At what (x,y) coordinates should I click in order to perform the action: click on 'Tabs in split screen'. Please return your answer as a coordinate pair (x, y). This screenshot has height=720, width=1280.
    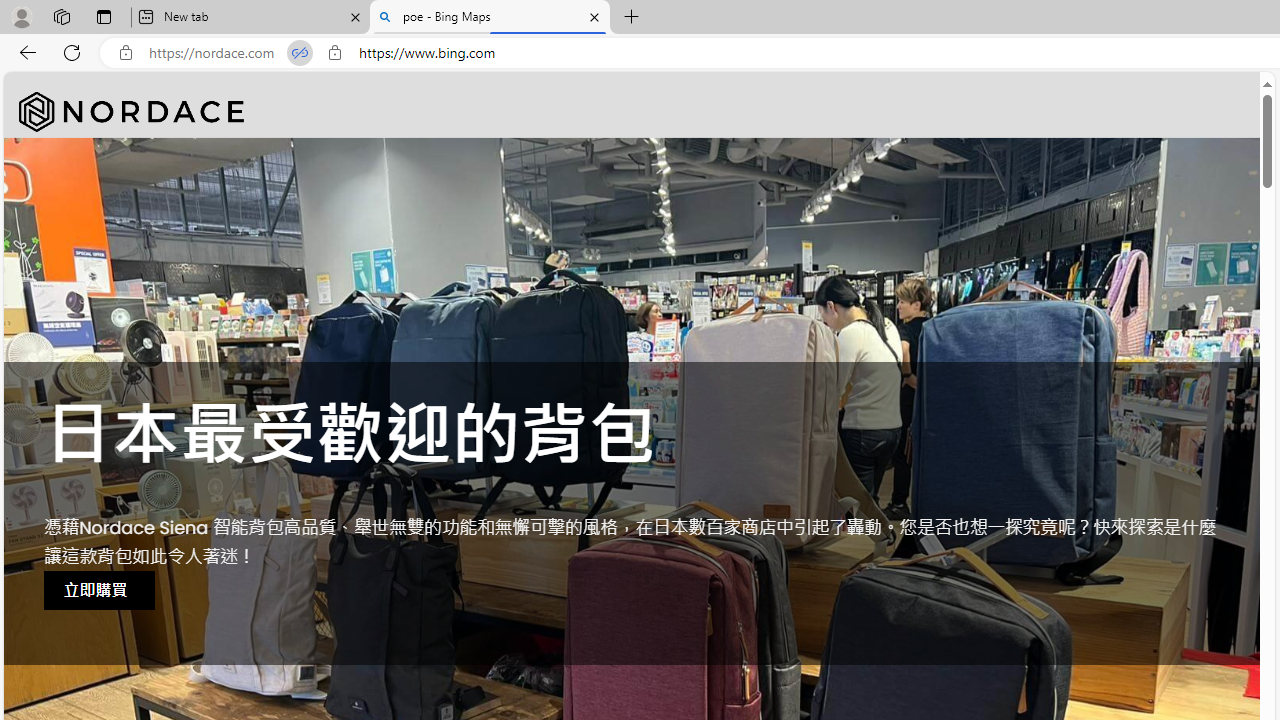
    Looking at the image, I should click on (299, 52).